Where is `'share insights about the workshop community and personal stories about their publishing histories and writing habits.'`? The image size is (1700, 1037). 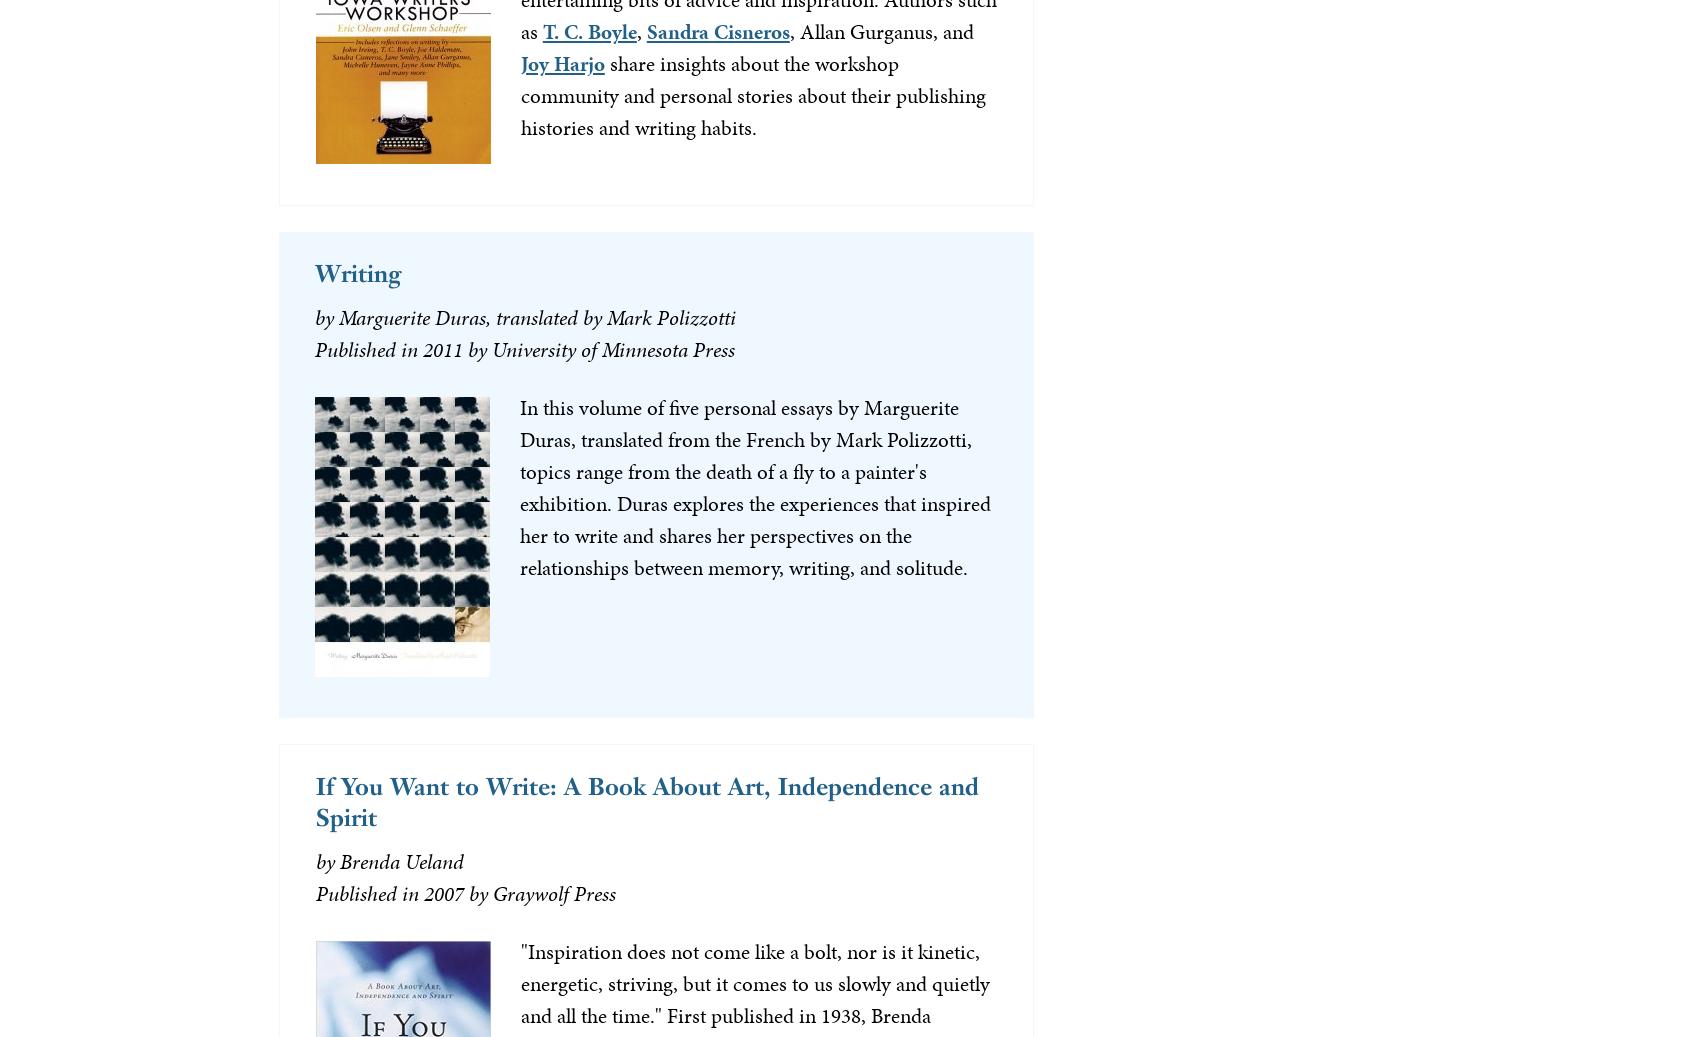 'share insights about the workshop community and personal stories about their publishing histories and writing habits.' is located at coordinates (751, 93).